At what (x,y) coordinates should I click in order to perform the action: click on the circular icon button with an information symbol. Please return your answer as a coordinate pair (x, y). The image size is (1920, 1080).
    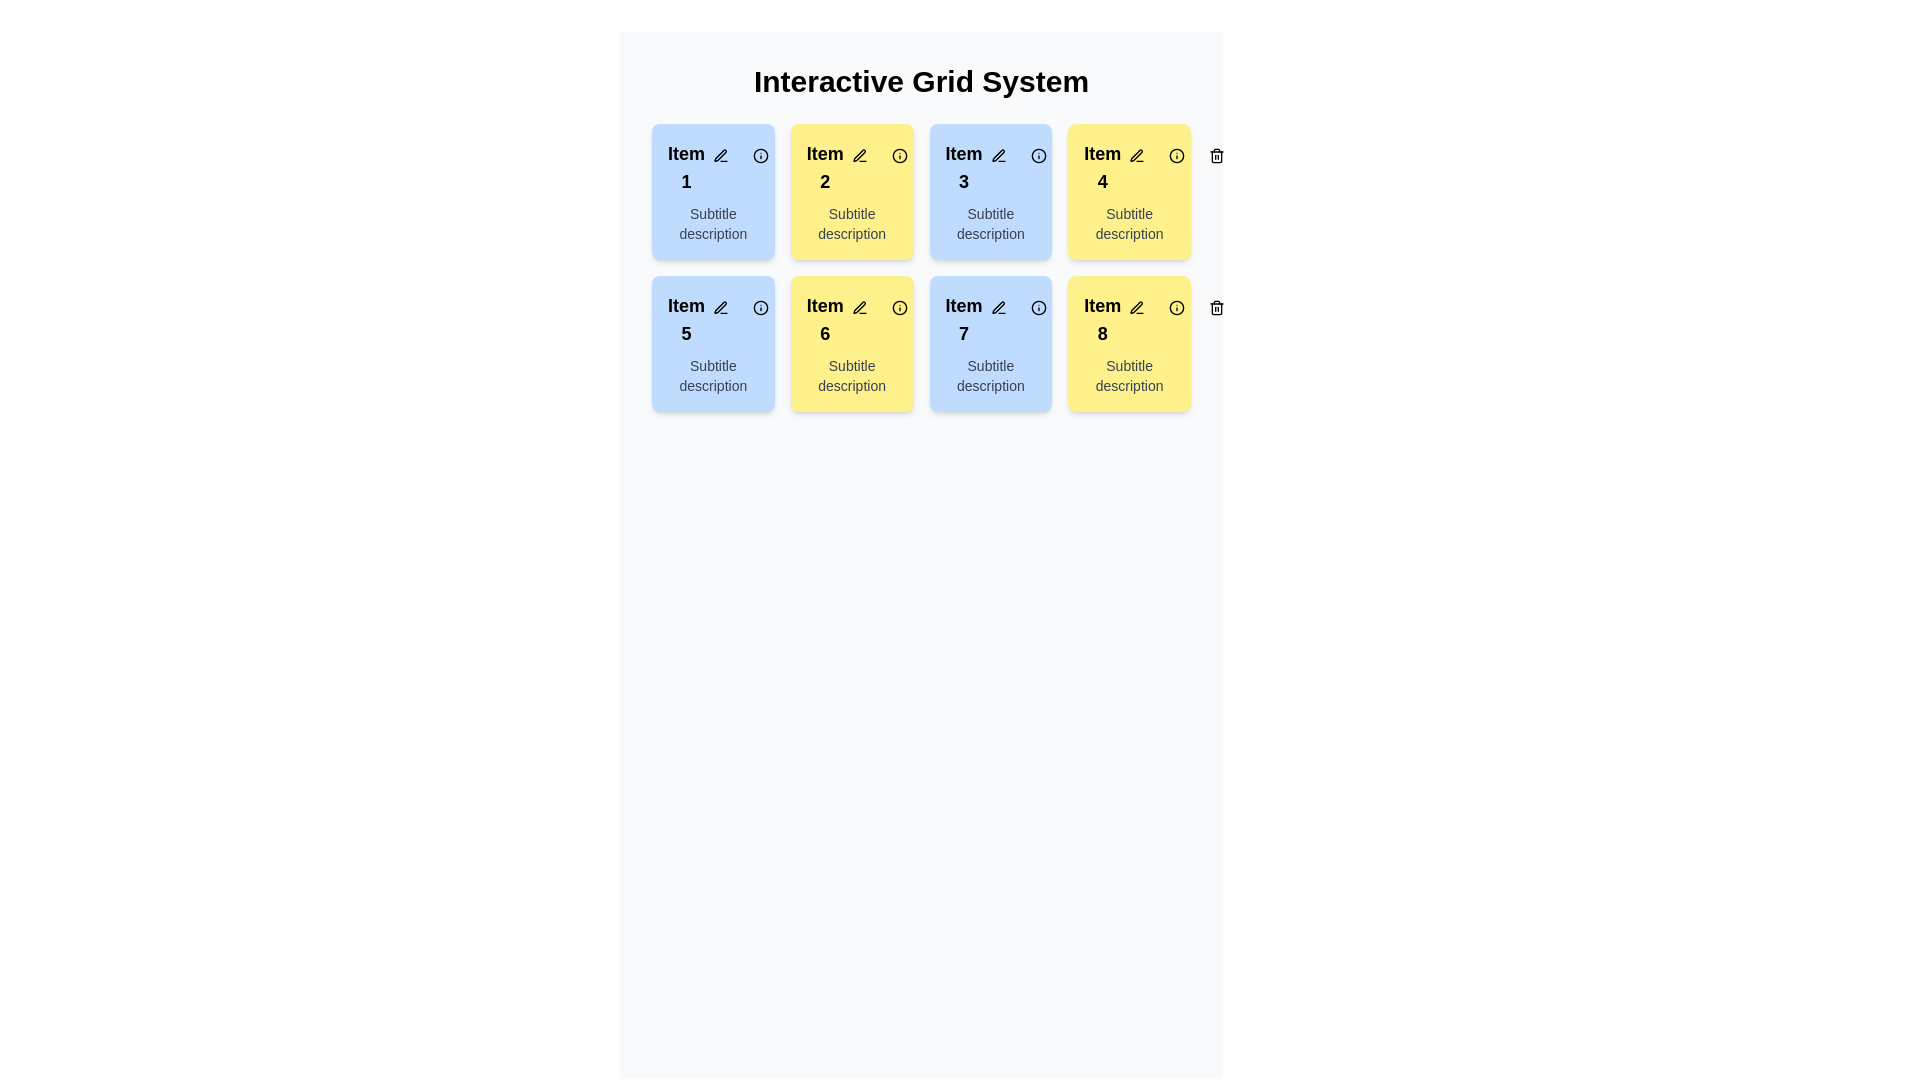
    Looking at the image, I should click on (898, 308).